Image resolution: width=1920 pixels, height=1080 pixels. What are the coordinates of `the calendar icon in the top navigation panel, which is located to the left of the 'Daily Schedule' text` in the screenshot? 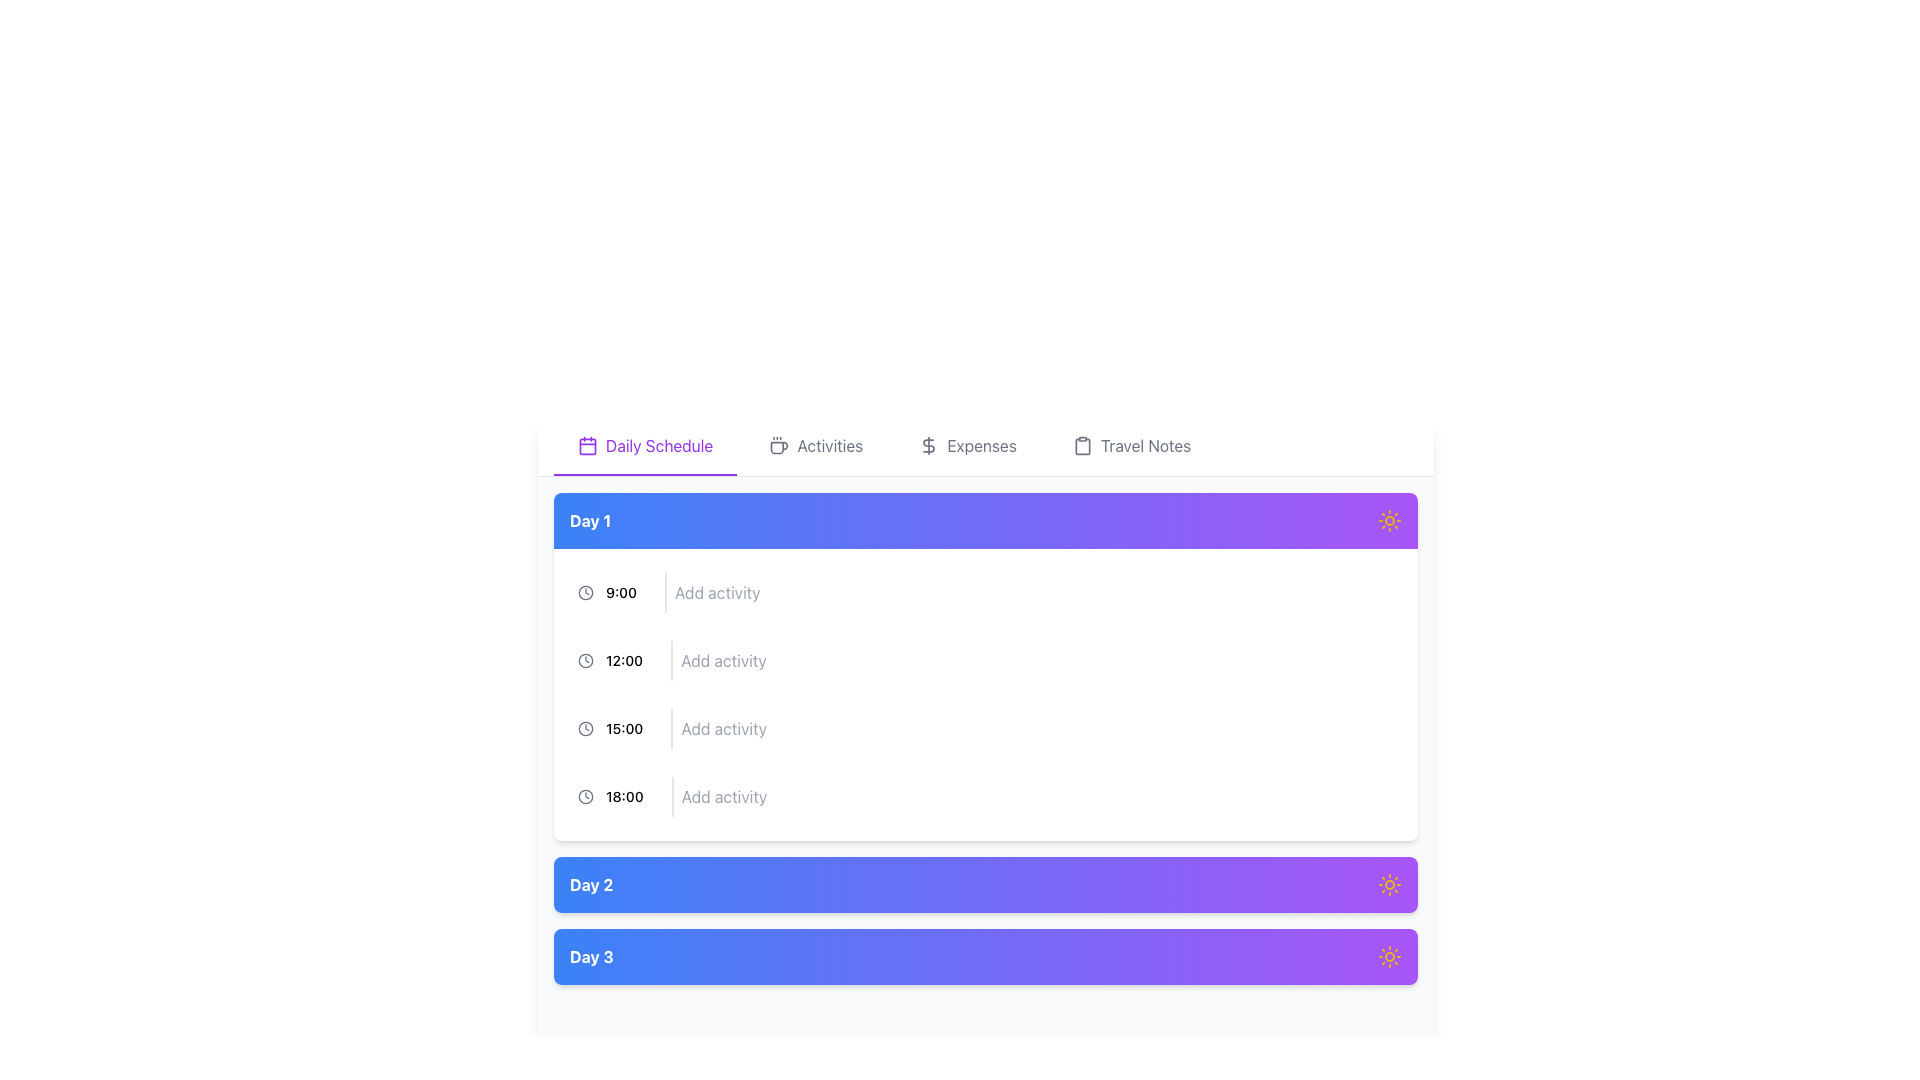 It's located at (587, 445).